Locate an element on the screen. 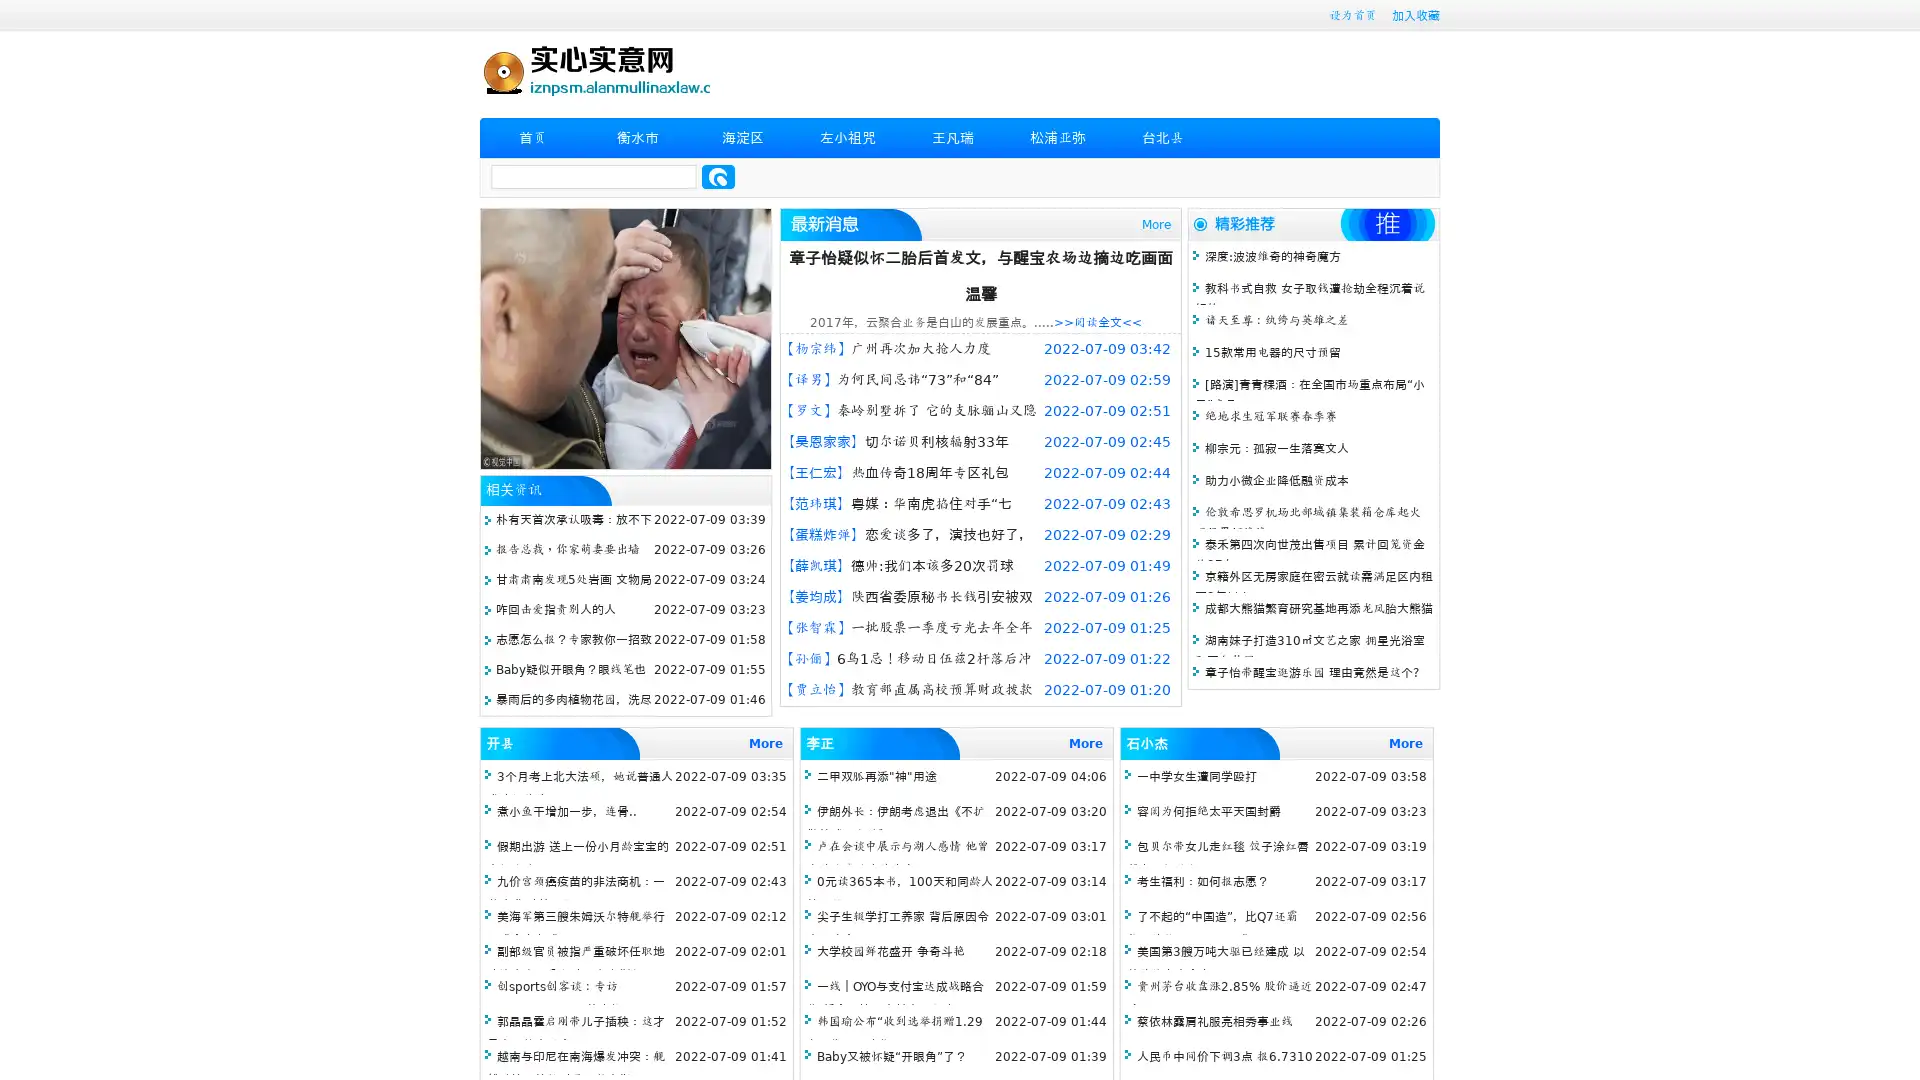 The height and width of the screenshot is (1080, 1920). Search is located at coordinates (718, 176).